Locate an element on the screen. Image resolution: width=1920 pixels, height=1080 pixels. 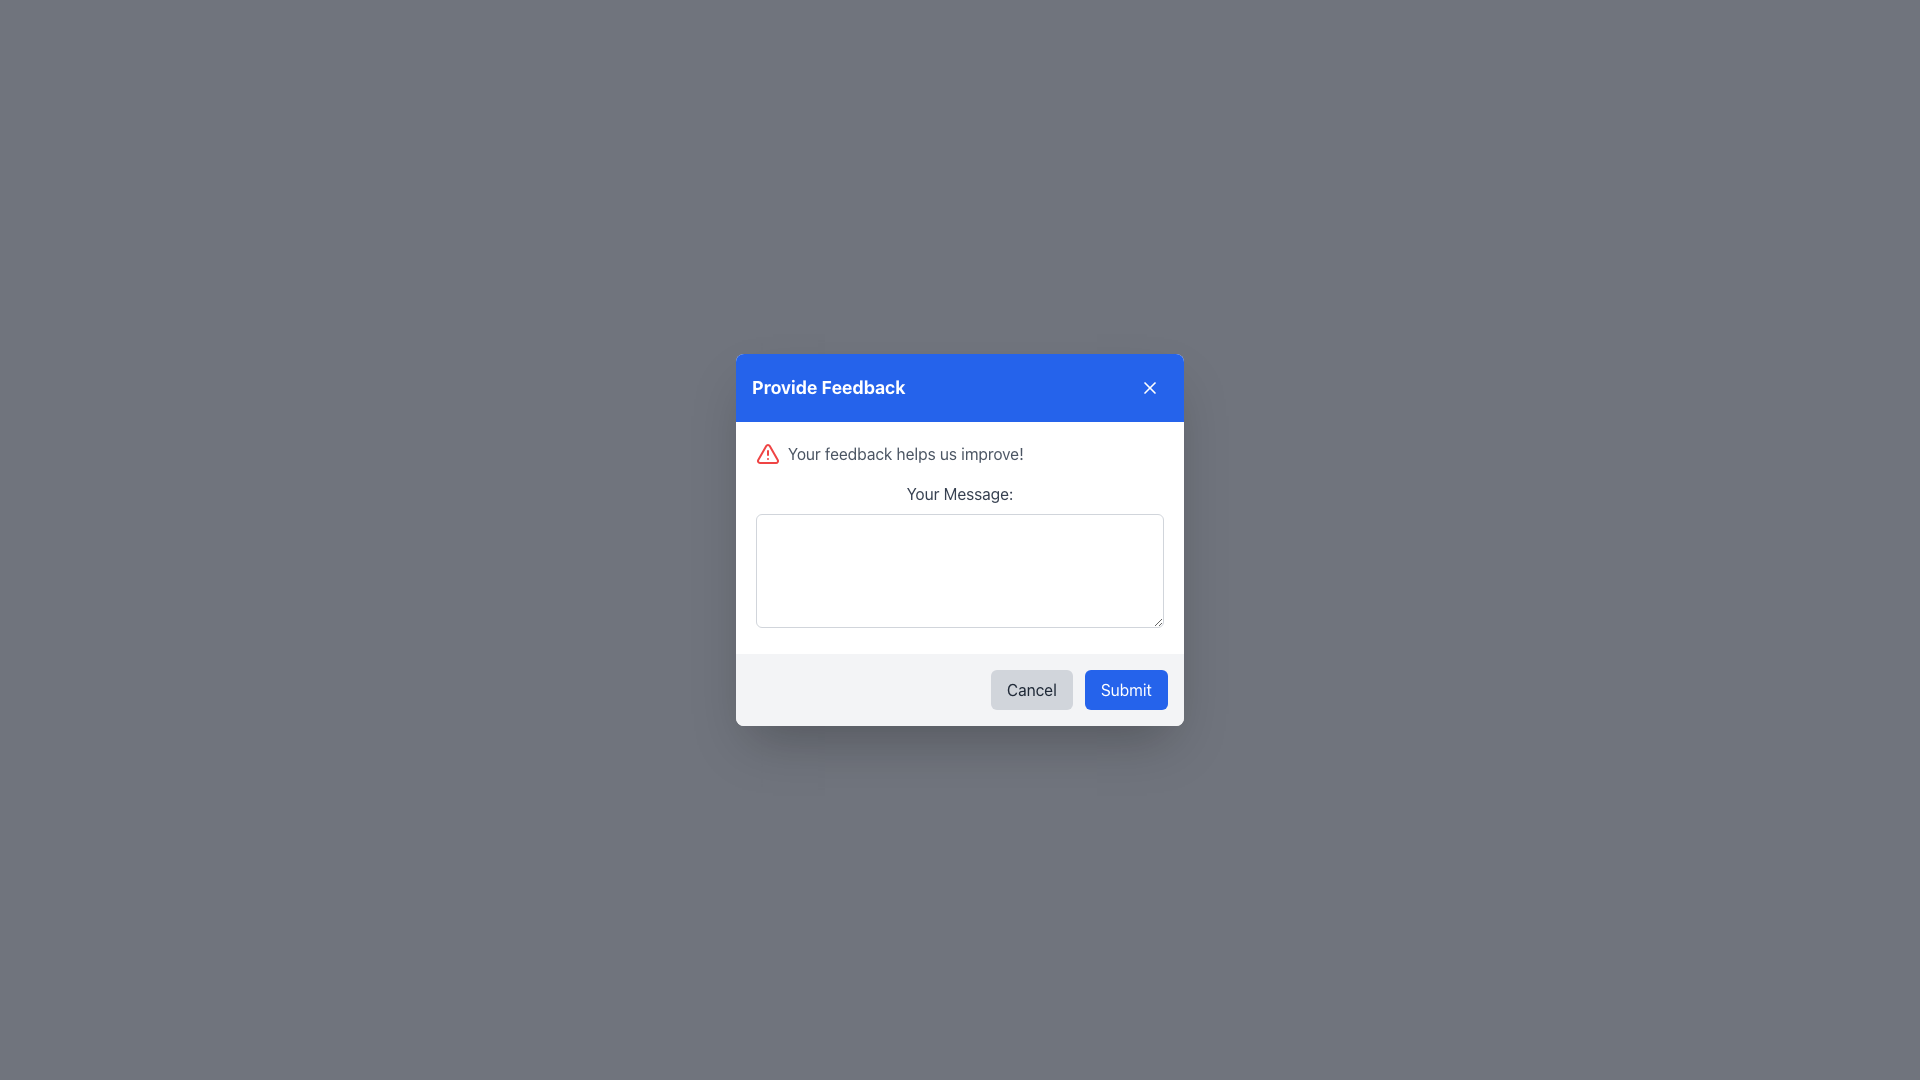
the text label that guides the user about the purpose of the input field below it, which is centrally located at the top of the dialog box is located at coordinates (960, 493).